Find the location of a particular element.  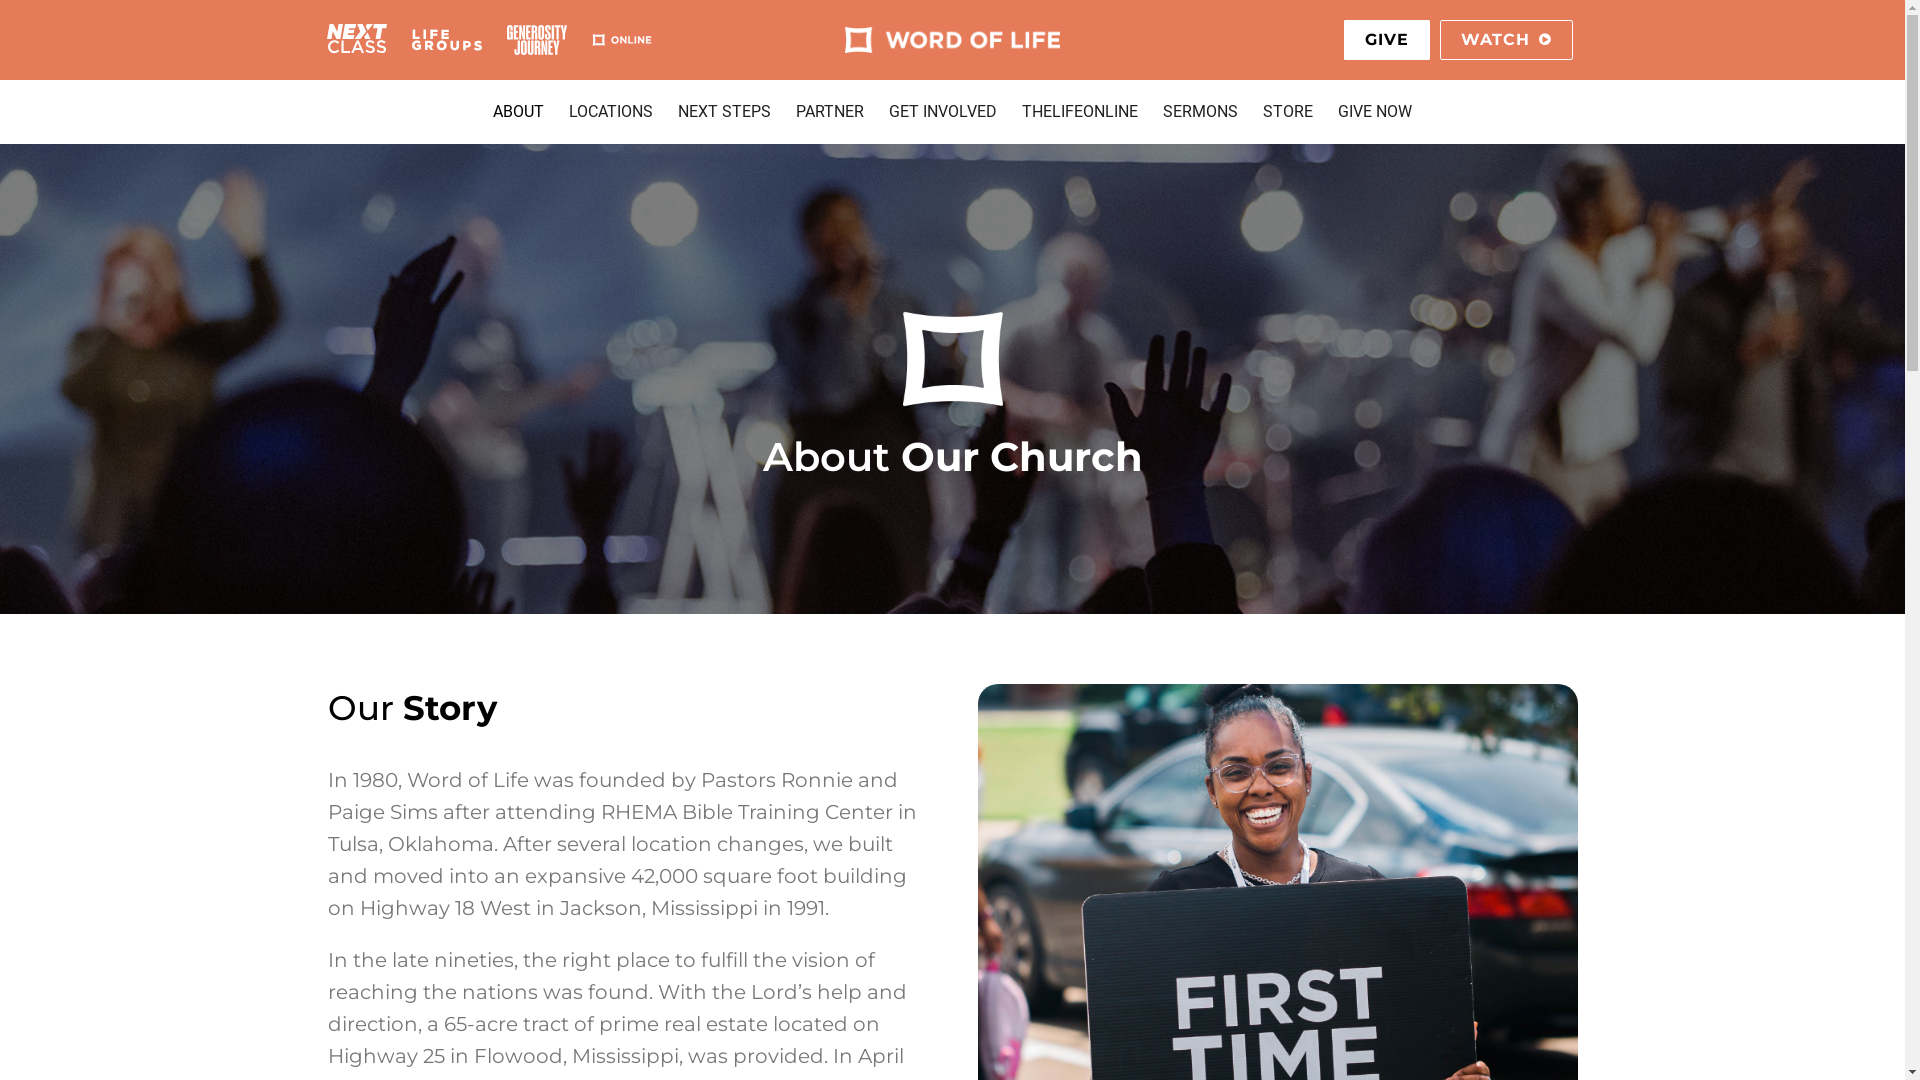

'ABOUT' is located at coordinates (518, 111).